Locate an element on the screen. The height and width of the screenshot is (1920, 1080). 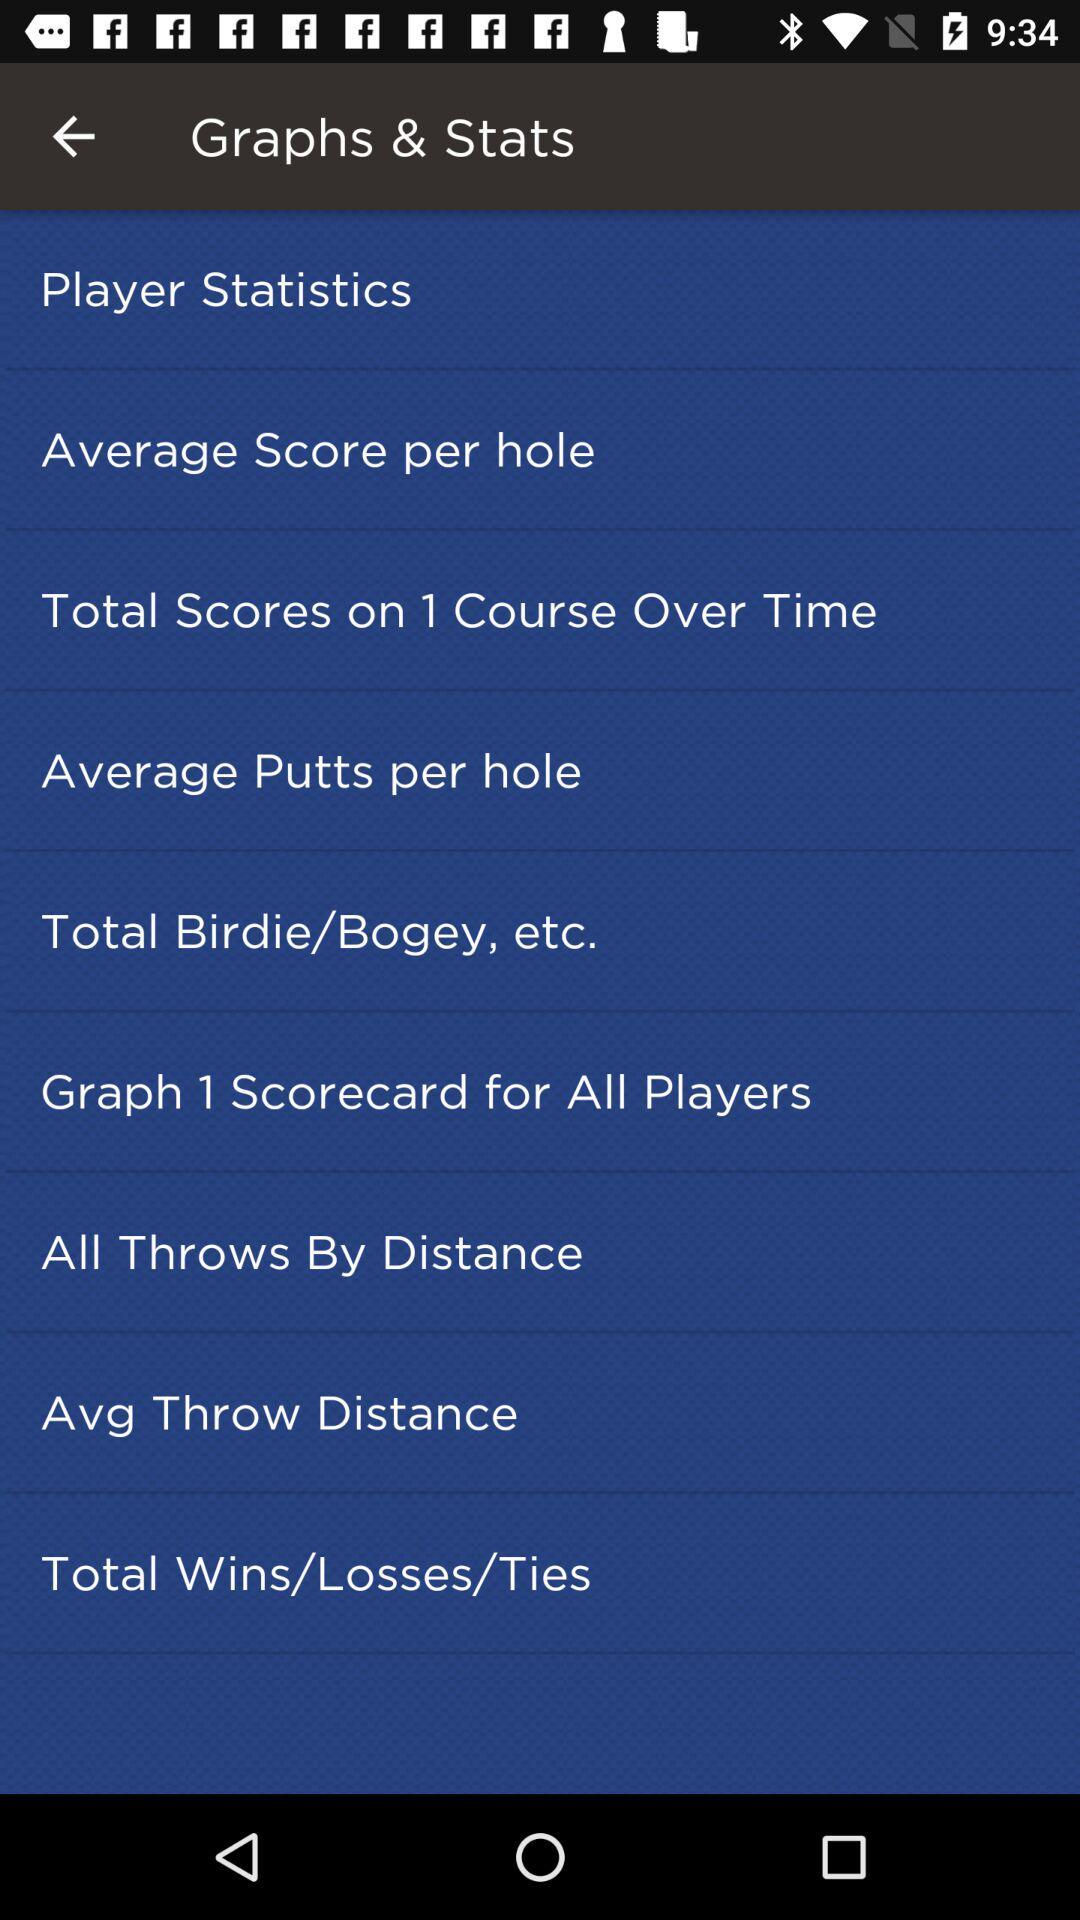
the all throws by is located at coordinates (546, 1250).